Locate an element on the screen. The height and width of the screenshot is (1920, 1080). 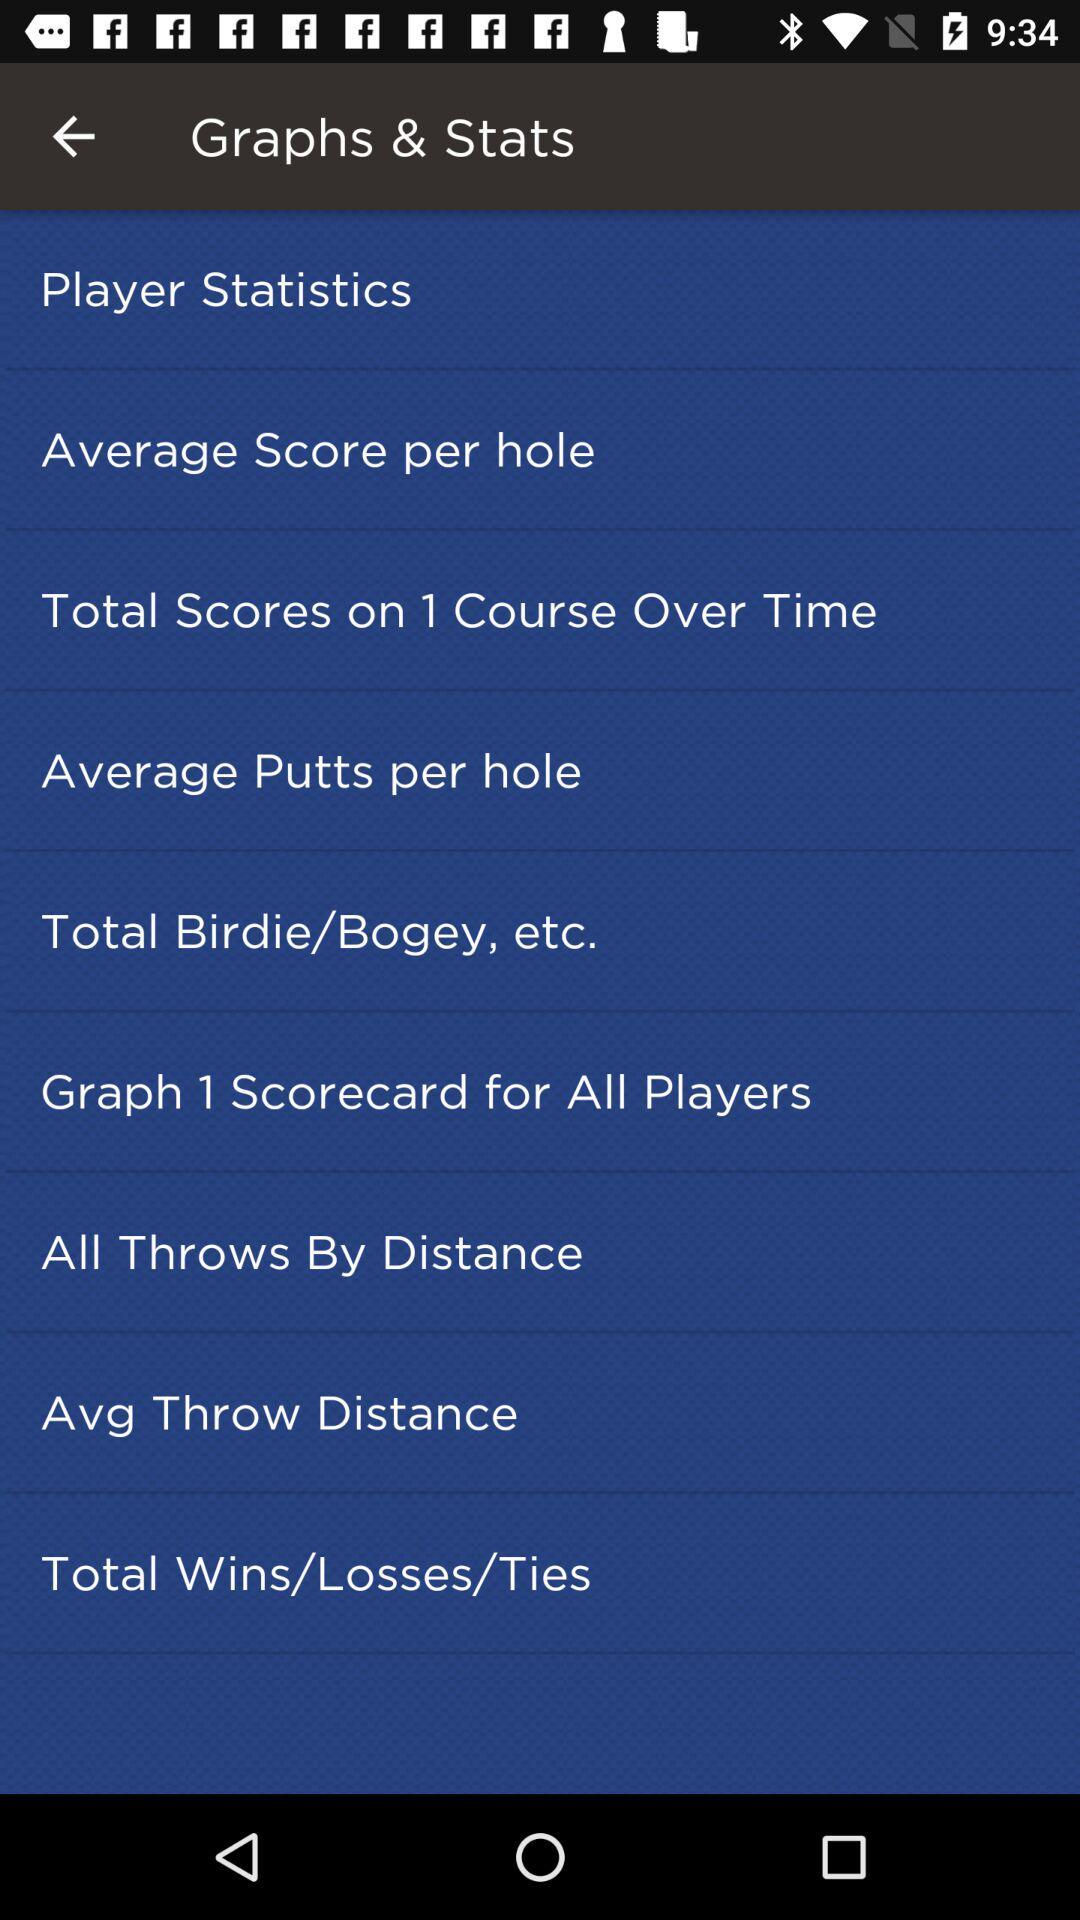
the all throws by is located at coordinates (546, 1250).